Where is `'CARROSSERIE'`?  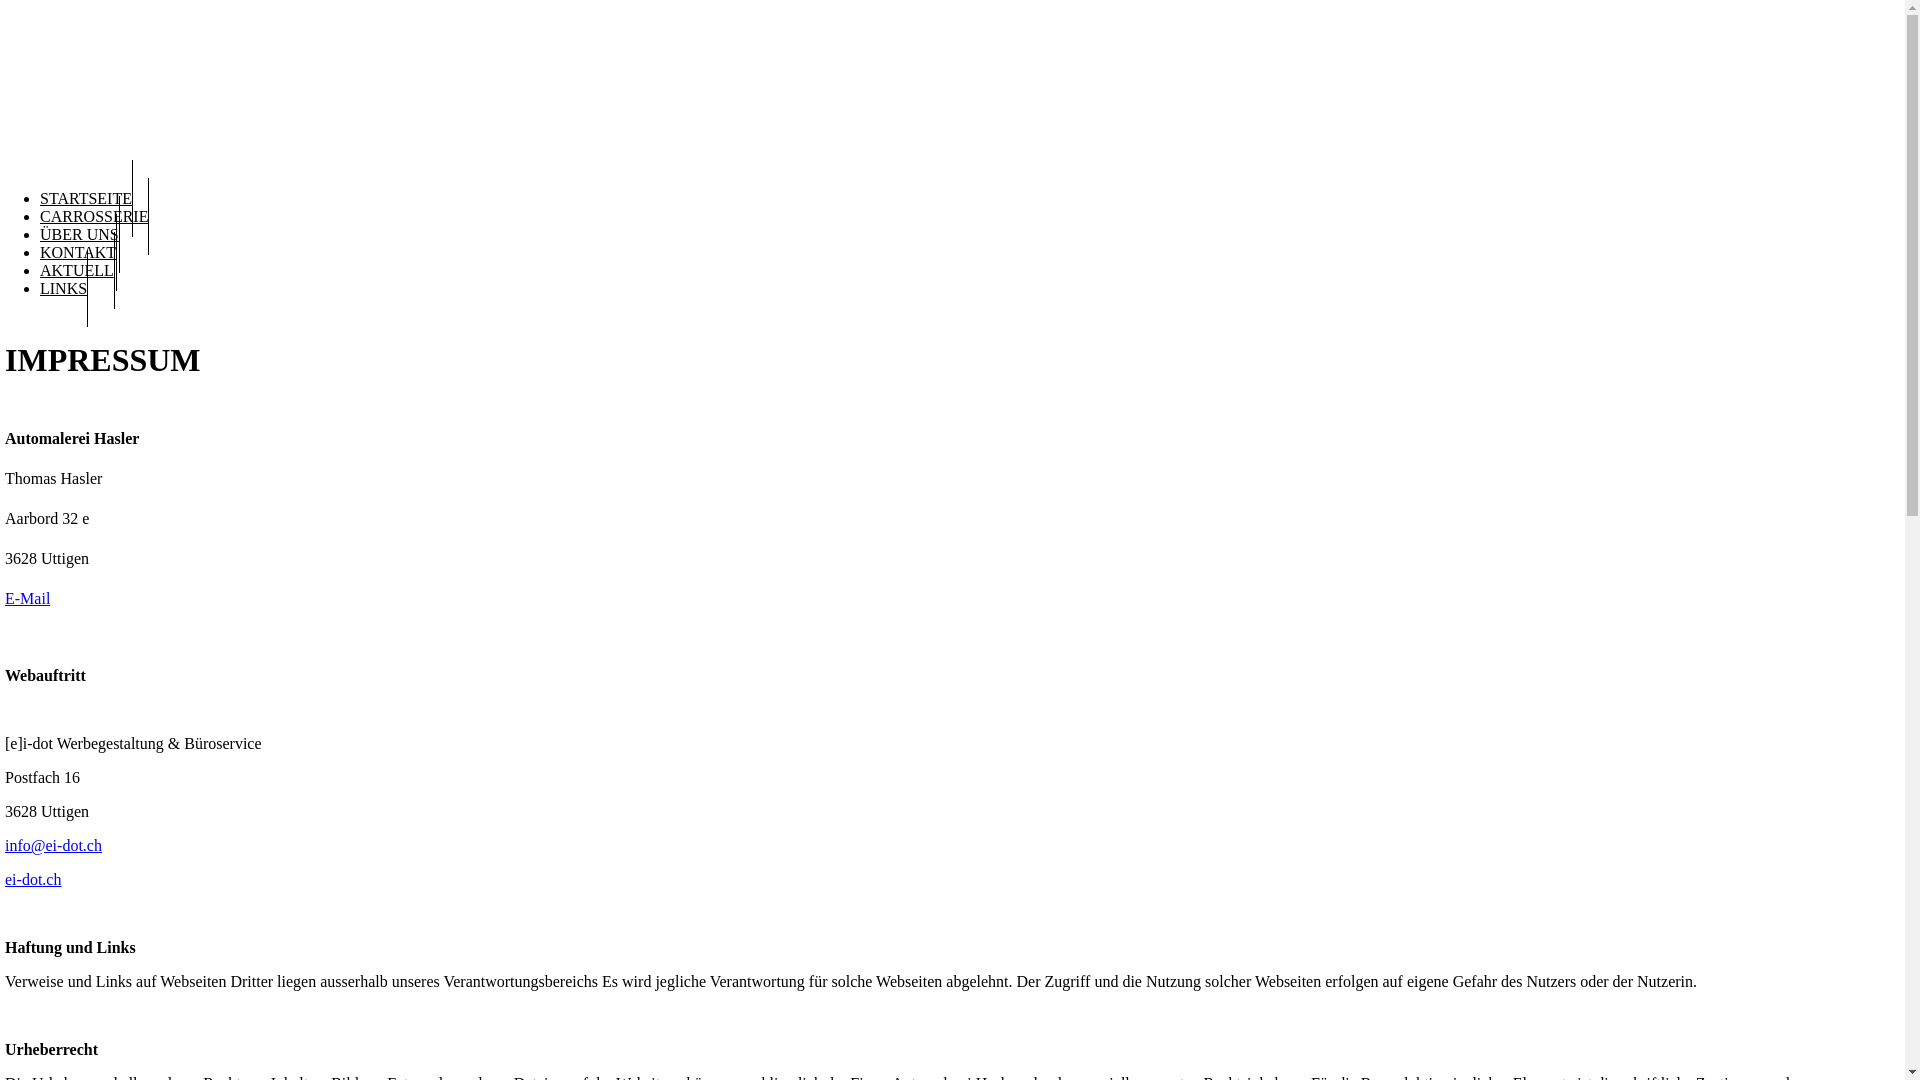 'CARROSSERIE' is located at coordinates (93, 216).